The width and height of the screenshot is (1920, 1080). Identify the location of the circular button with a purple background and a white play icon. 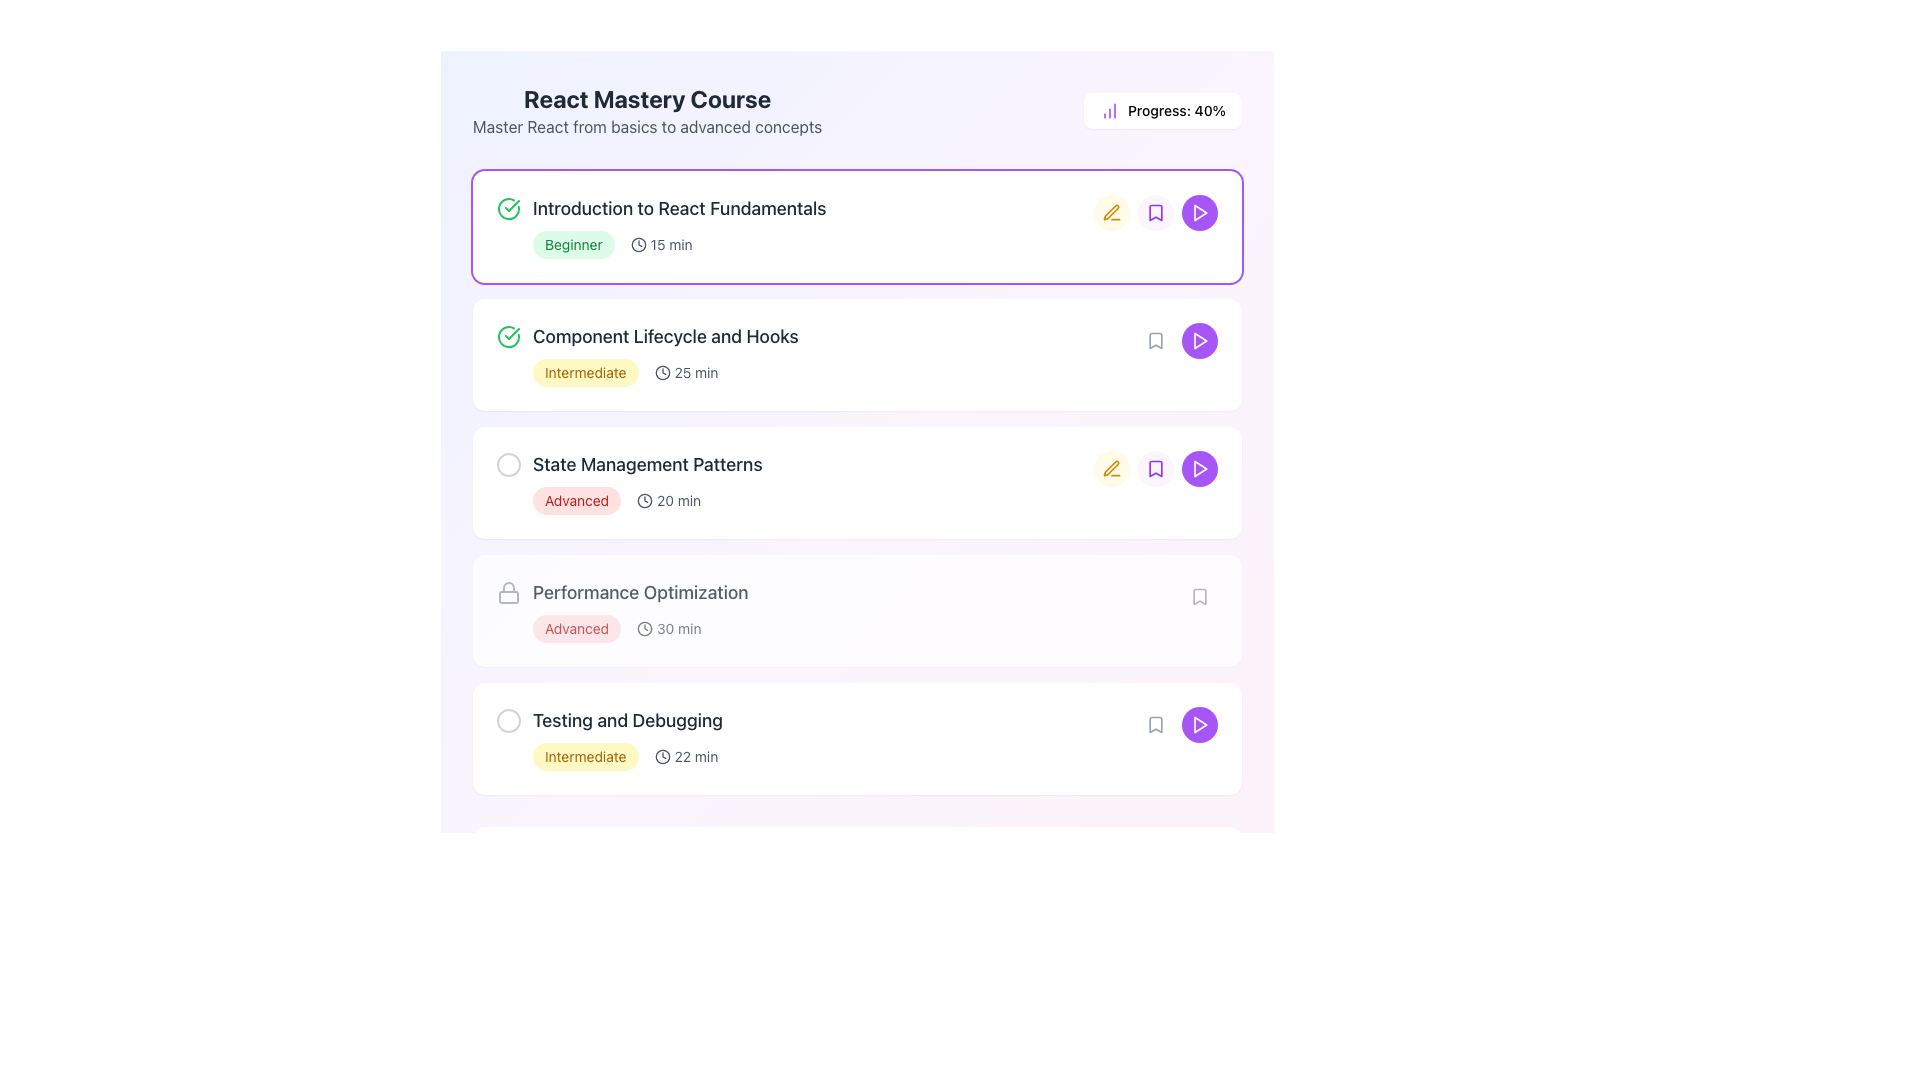
(1200, 725).